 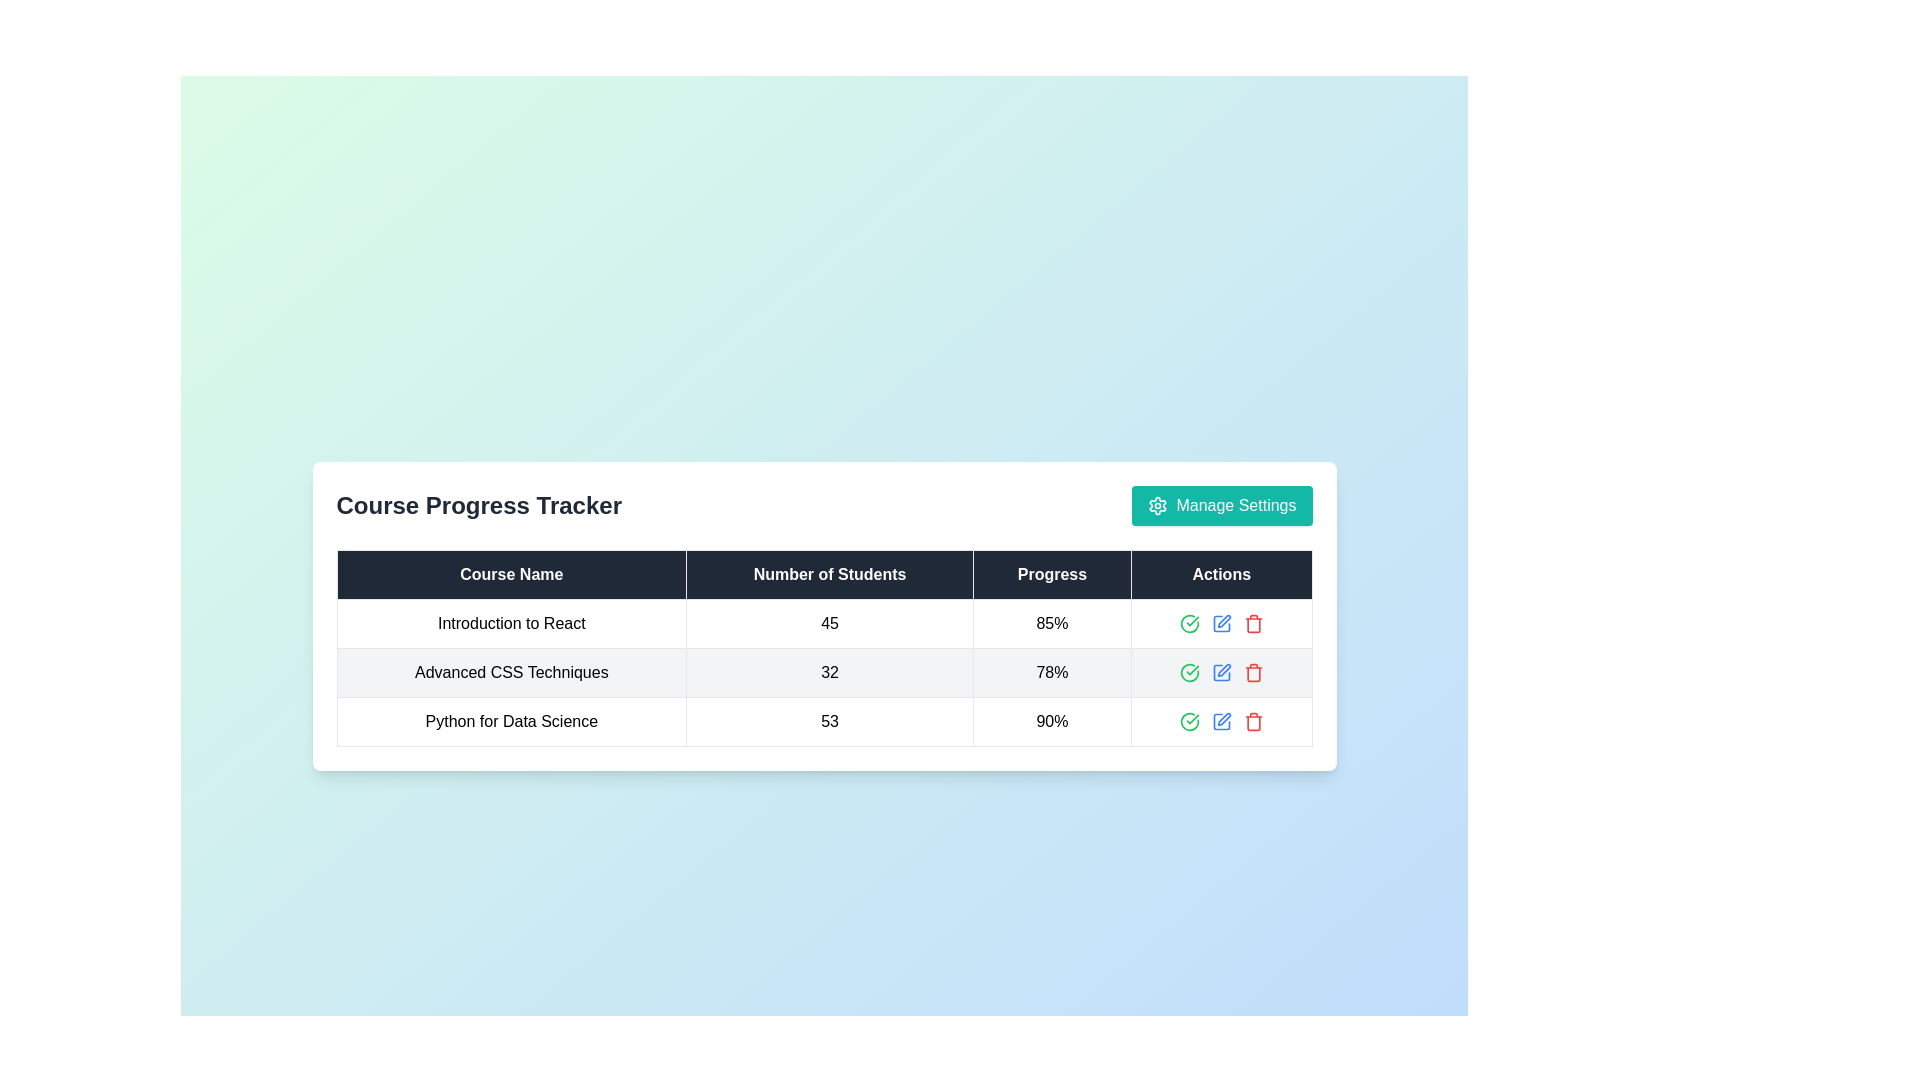 What do you see at coordinates (511, 622) in the screenshot?
I see `the static text label displaying 'Introduction to React' in black font, located in the first row under the 'Course Name' column of the 'Course Progress Tracker' table` at bounding box center [511, 622].